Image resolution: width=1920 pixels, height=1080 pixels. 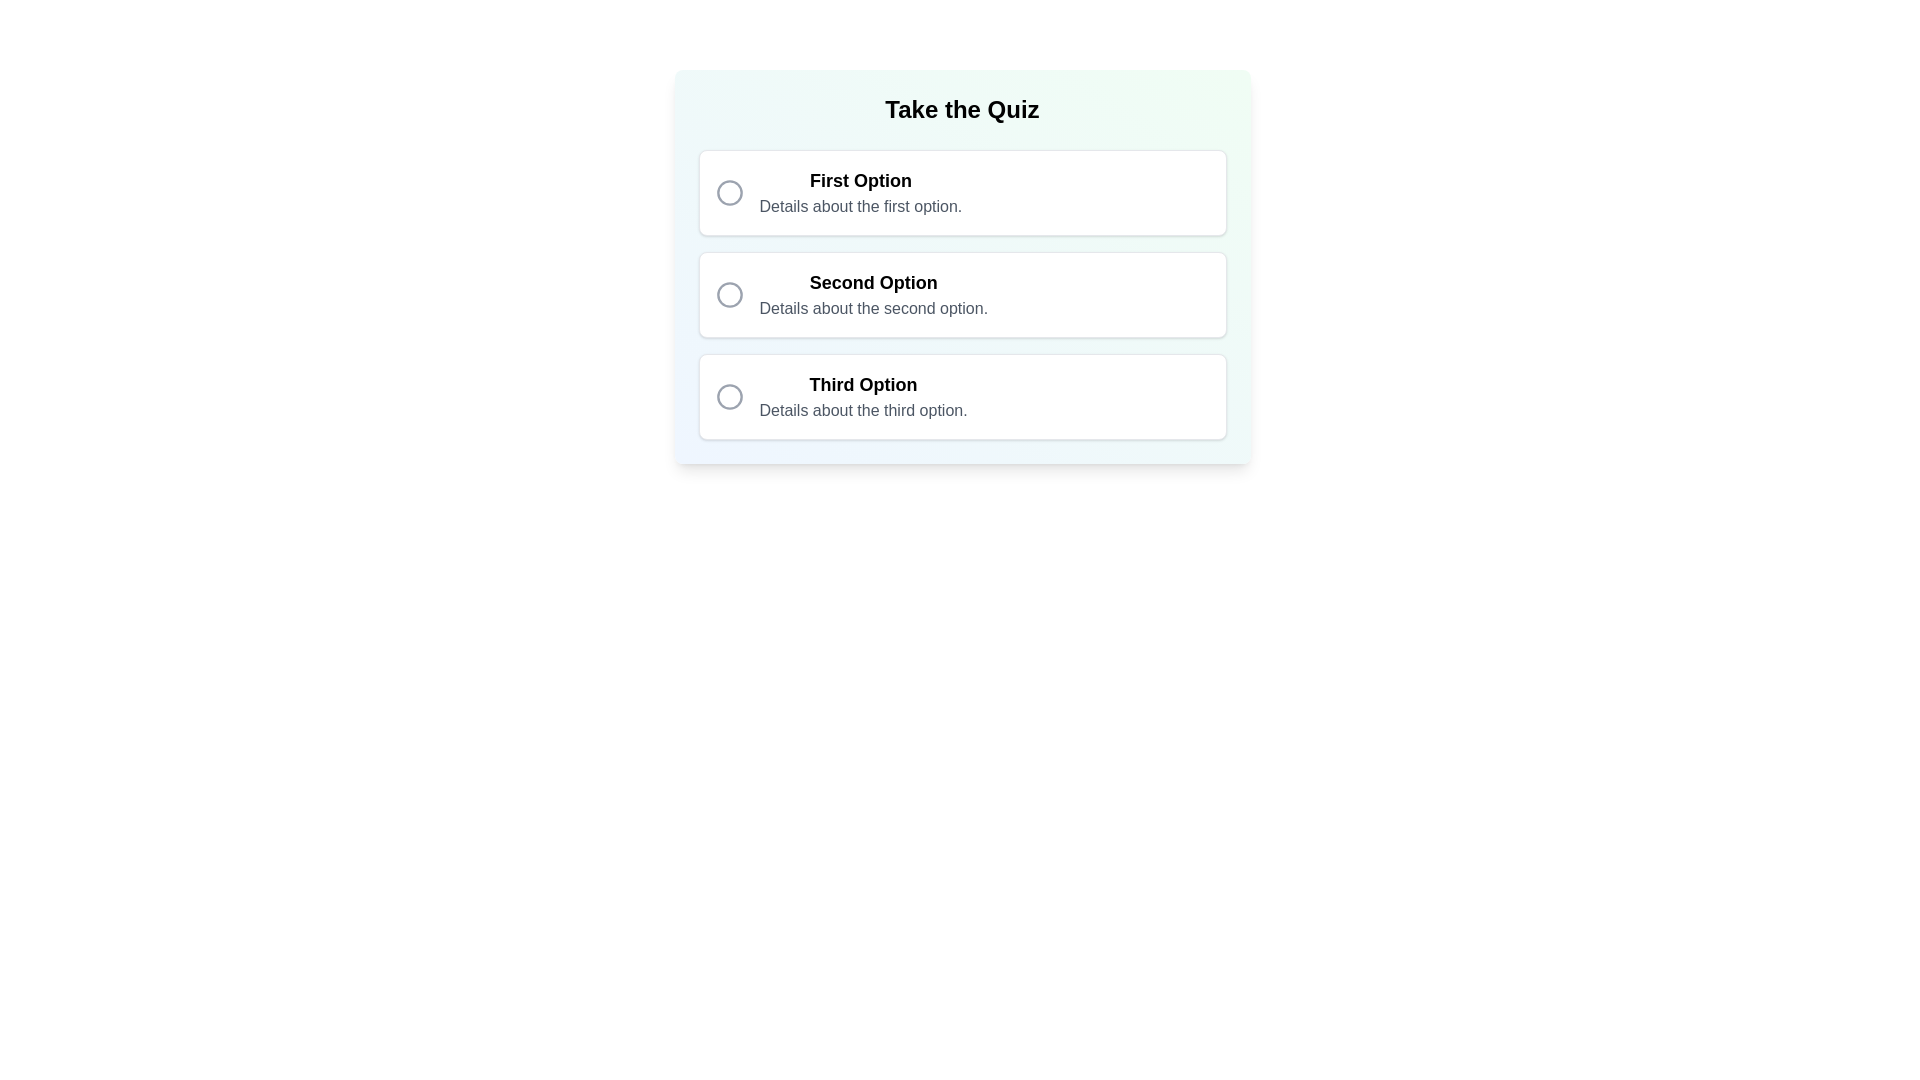 I want to click on the unselected circular radio button indicator located in the 'Third Option' section, which is positioned to the left of the text 'Third Option Details about the third option.', so click(x=728, y=397).